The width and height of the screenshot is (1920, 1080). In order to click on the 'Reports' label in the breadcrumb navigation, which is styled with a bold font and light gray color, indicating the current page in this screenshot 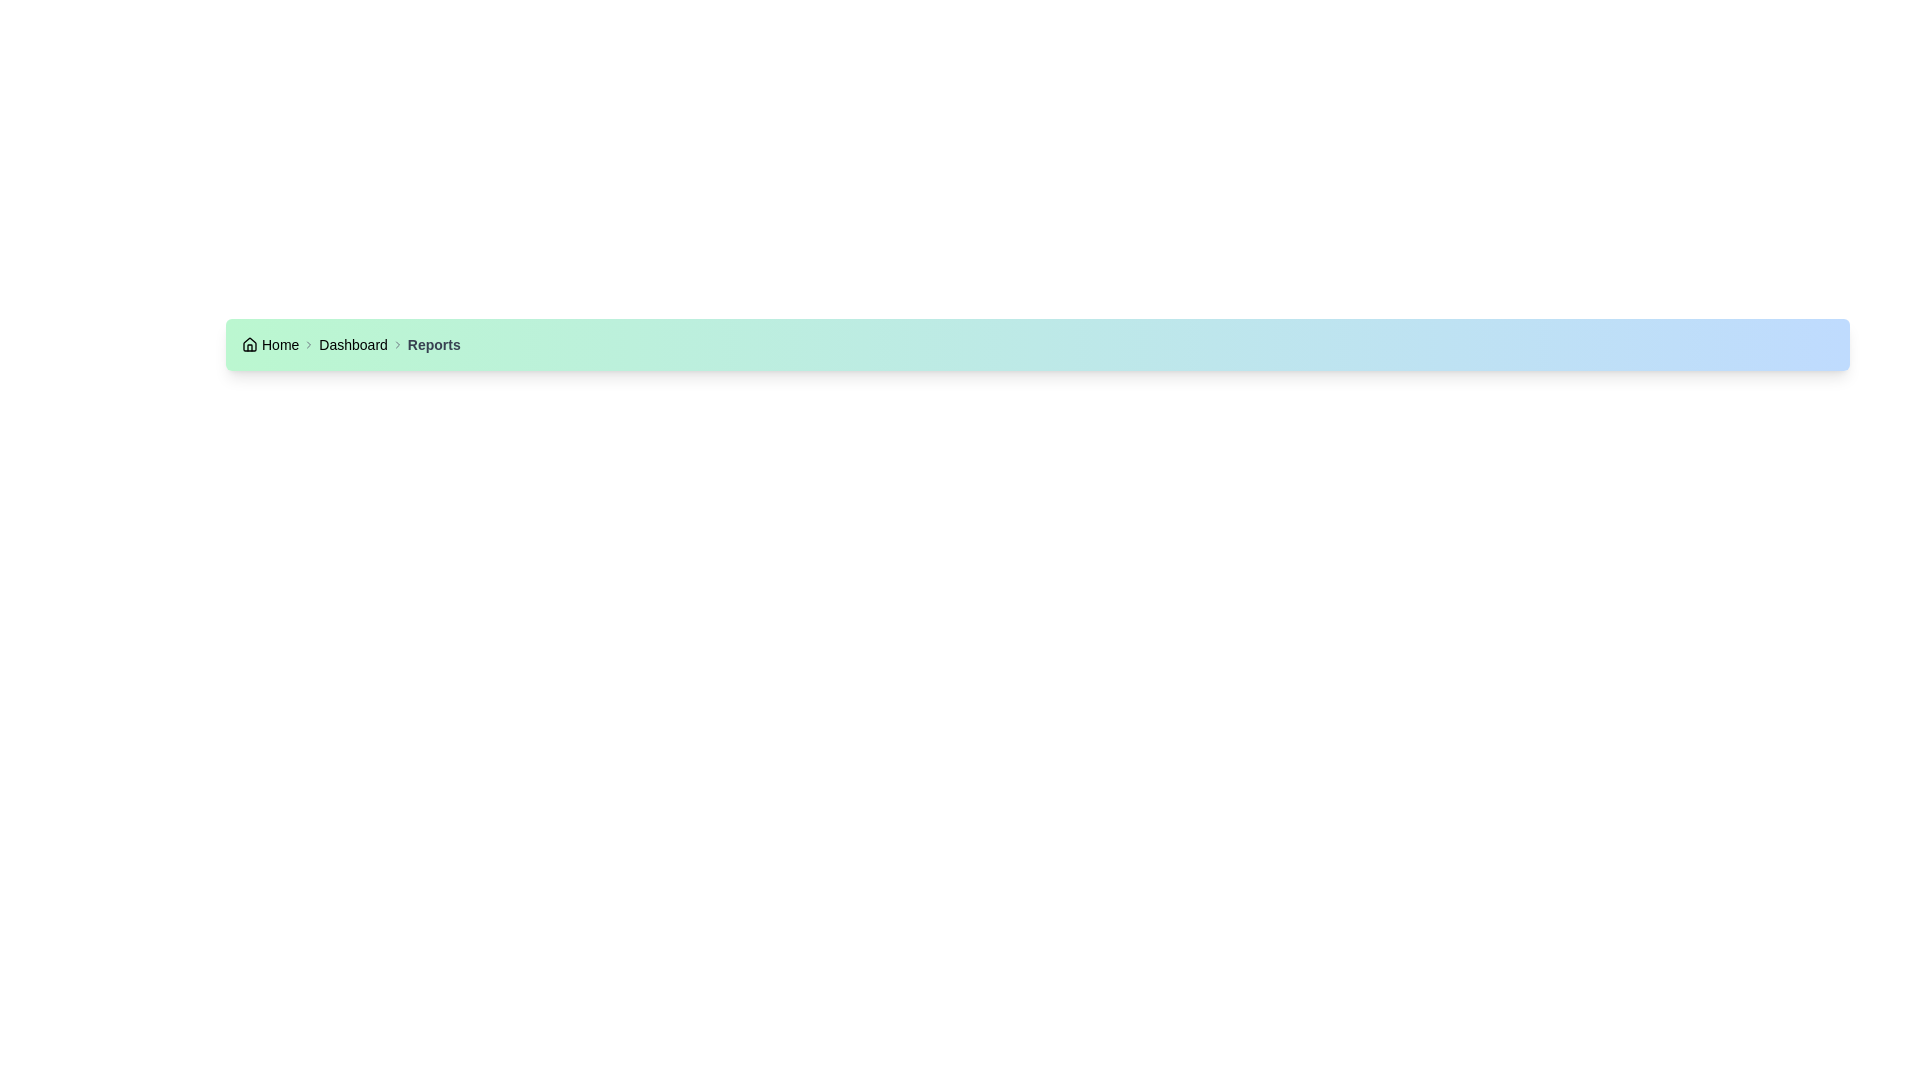, I will do `click(433, 343)`.